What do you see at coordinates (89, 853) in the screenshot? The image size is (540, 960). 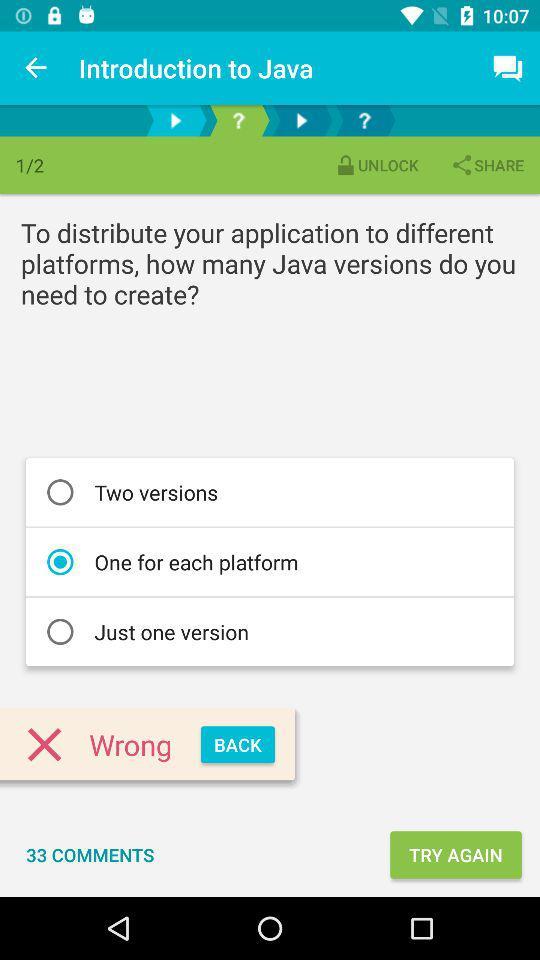 I see `the item to the left of try again item` at bounding box center [89, 853].